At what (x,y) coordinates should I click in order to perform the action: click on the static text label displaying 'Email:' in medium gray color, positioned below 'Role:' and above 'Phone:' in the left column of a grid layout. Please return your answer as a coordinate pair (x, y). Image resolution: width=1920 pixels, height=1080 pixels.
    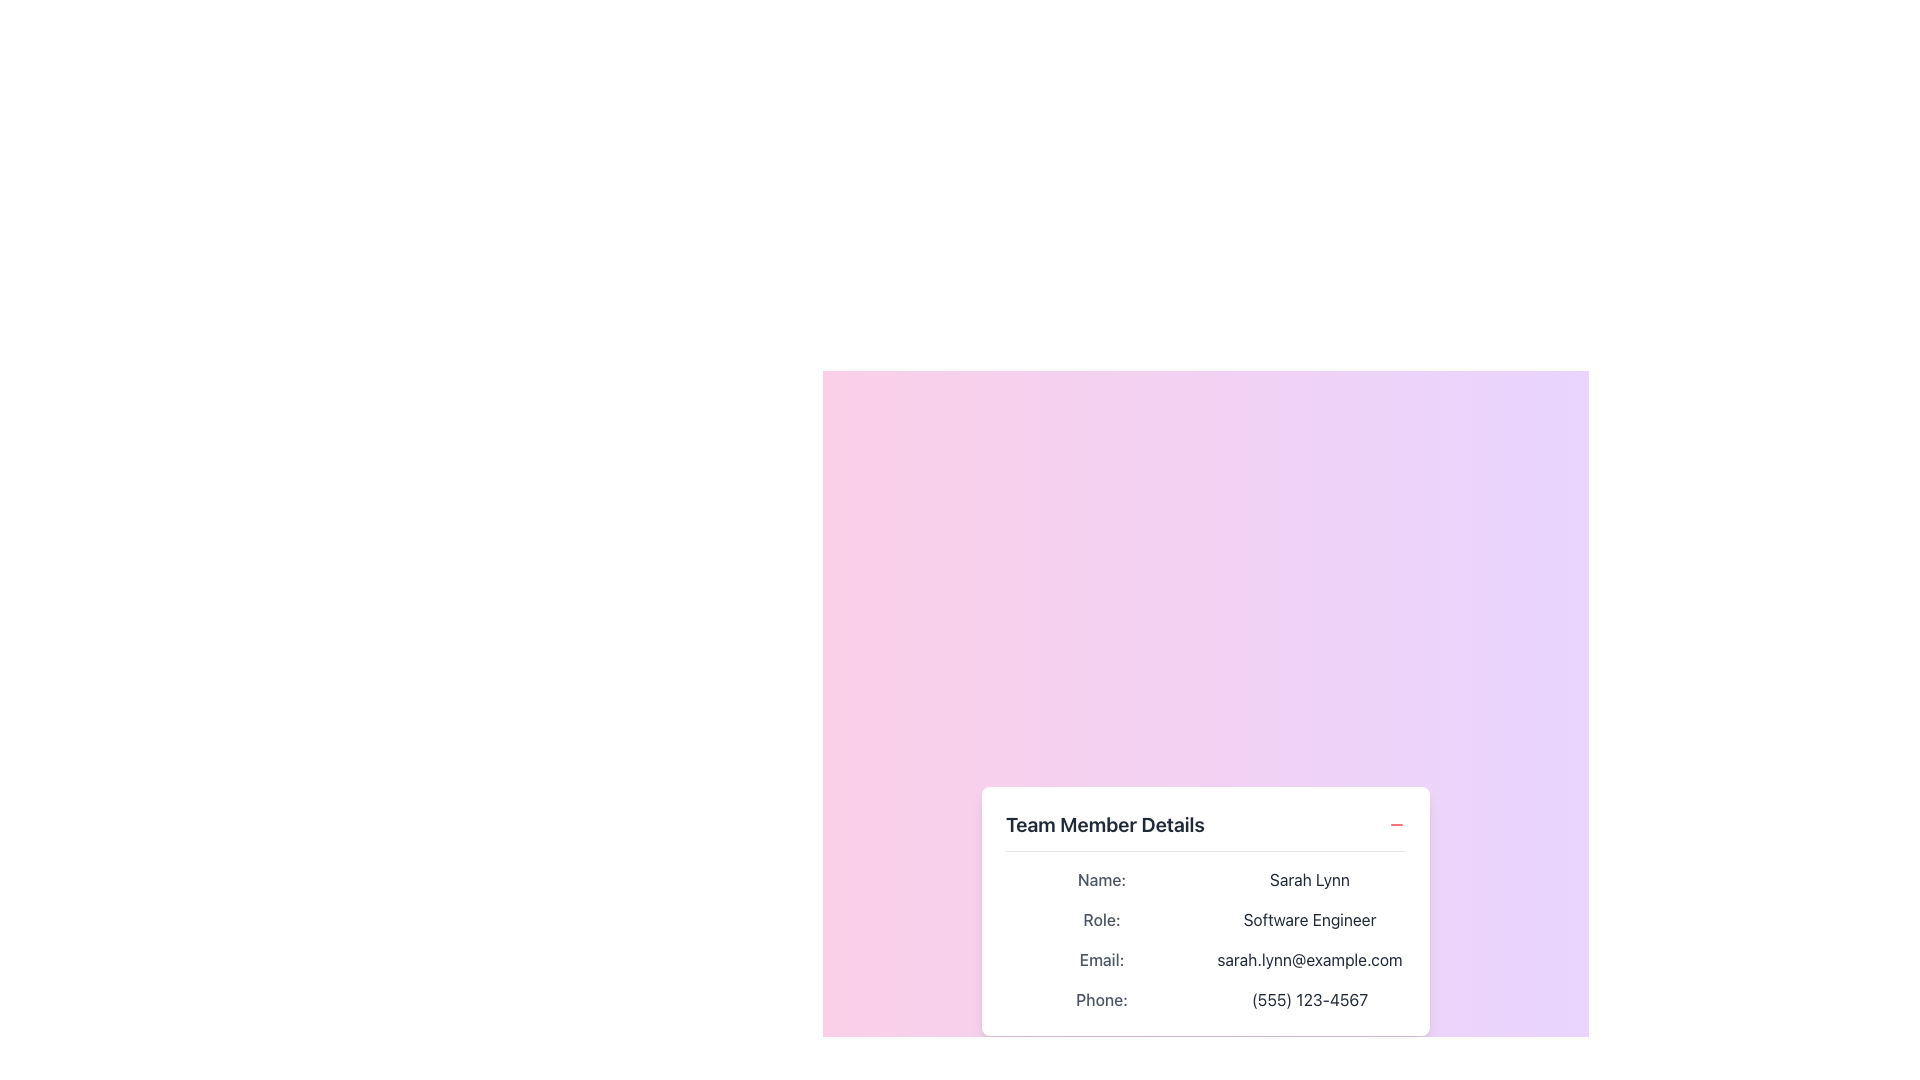
    Looking at the image, I should click on (1101, 958).